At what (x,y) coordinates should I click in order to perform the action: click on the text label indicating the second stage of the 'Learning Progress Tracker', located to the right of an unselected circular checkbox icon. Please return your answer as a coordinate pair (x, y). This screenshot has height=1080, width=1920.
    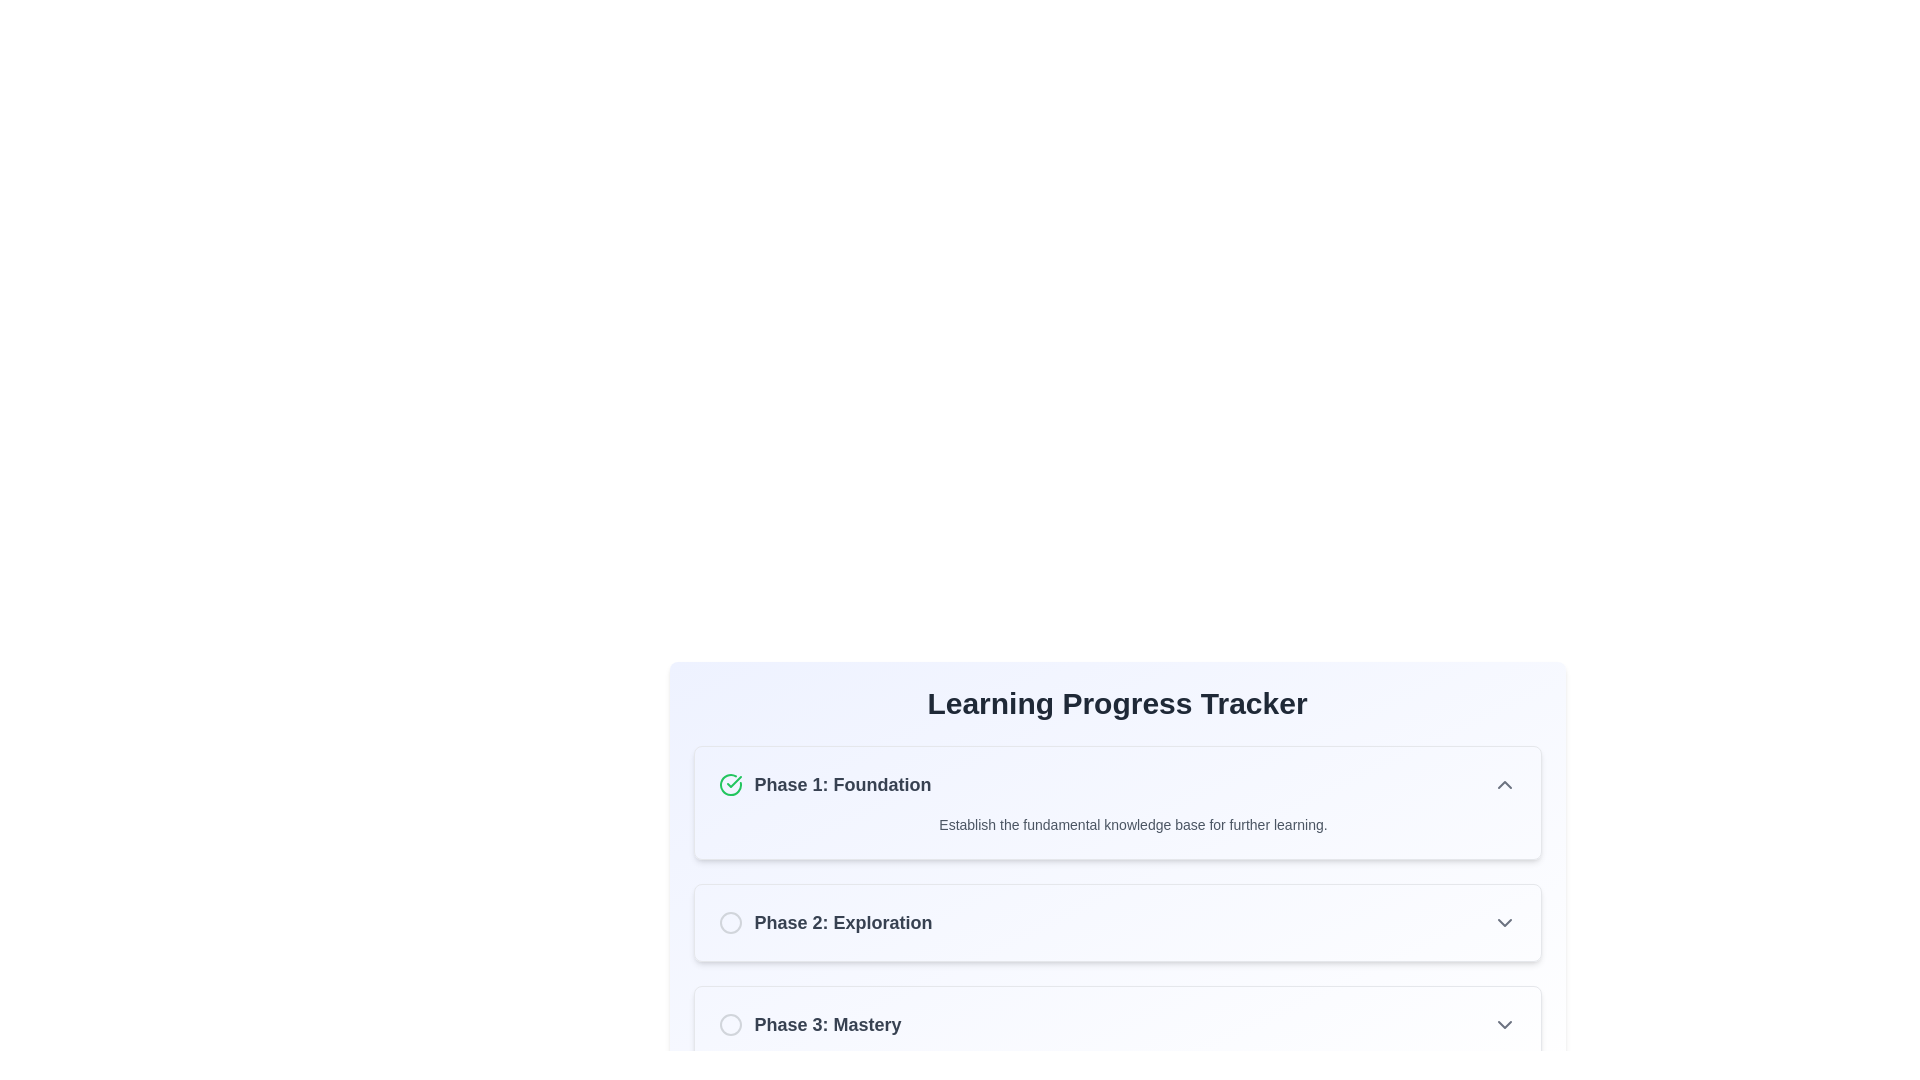
    Looking at the image, I should click on (843, 922).